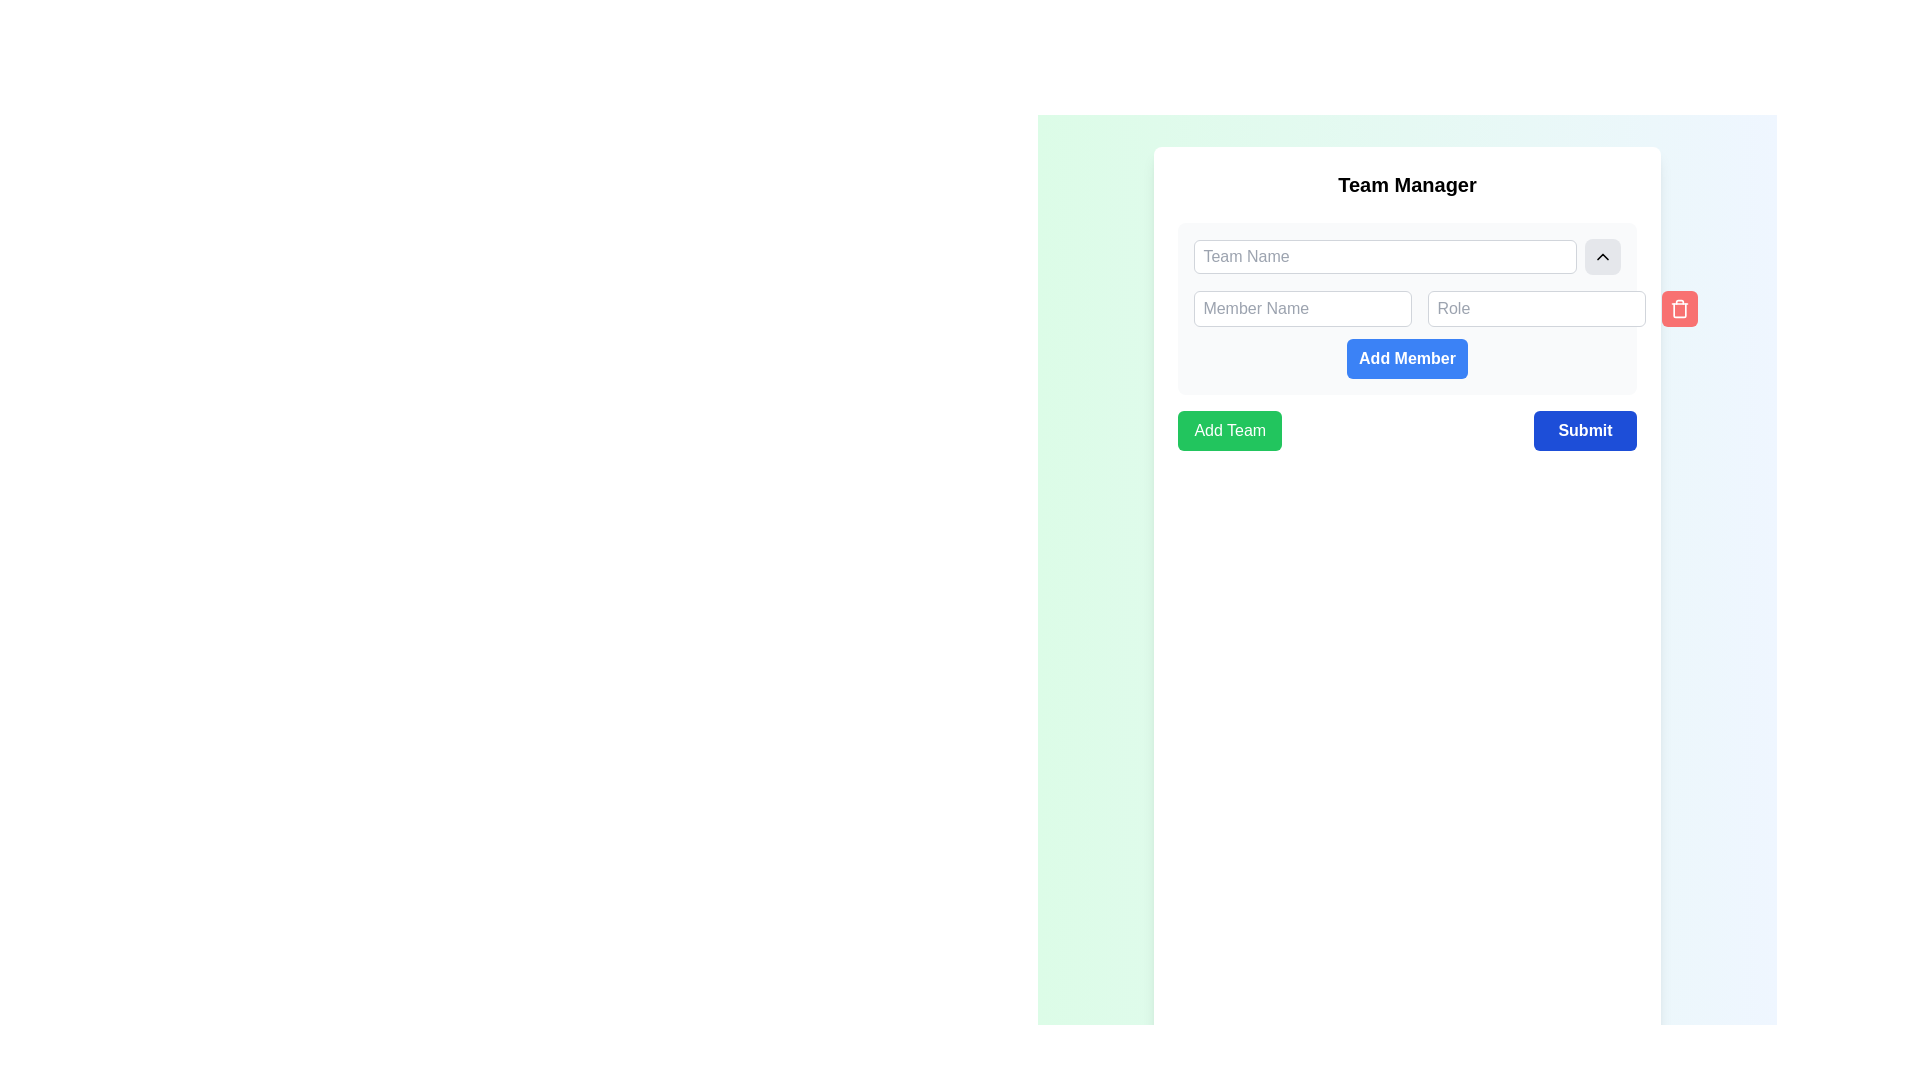 The height and width of the screenshot is (1080, 1920). I want to click on the button with a gray background and upward-pointing chevron icon, so click(1602, 256).